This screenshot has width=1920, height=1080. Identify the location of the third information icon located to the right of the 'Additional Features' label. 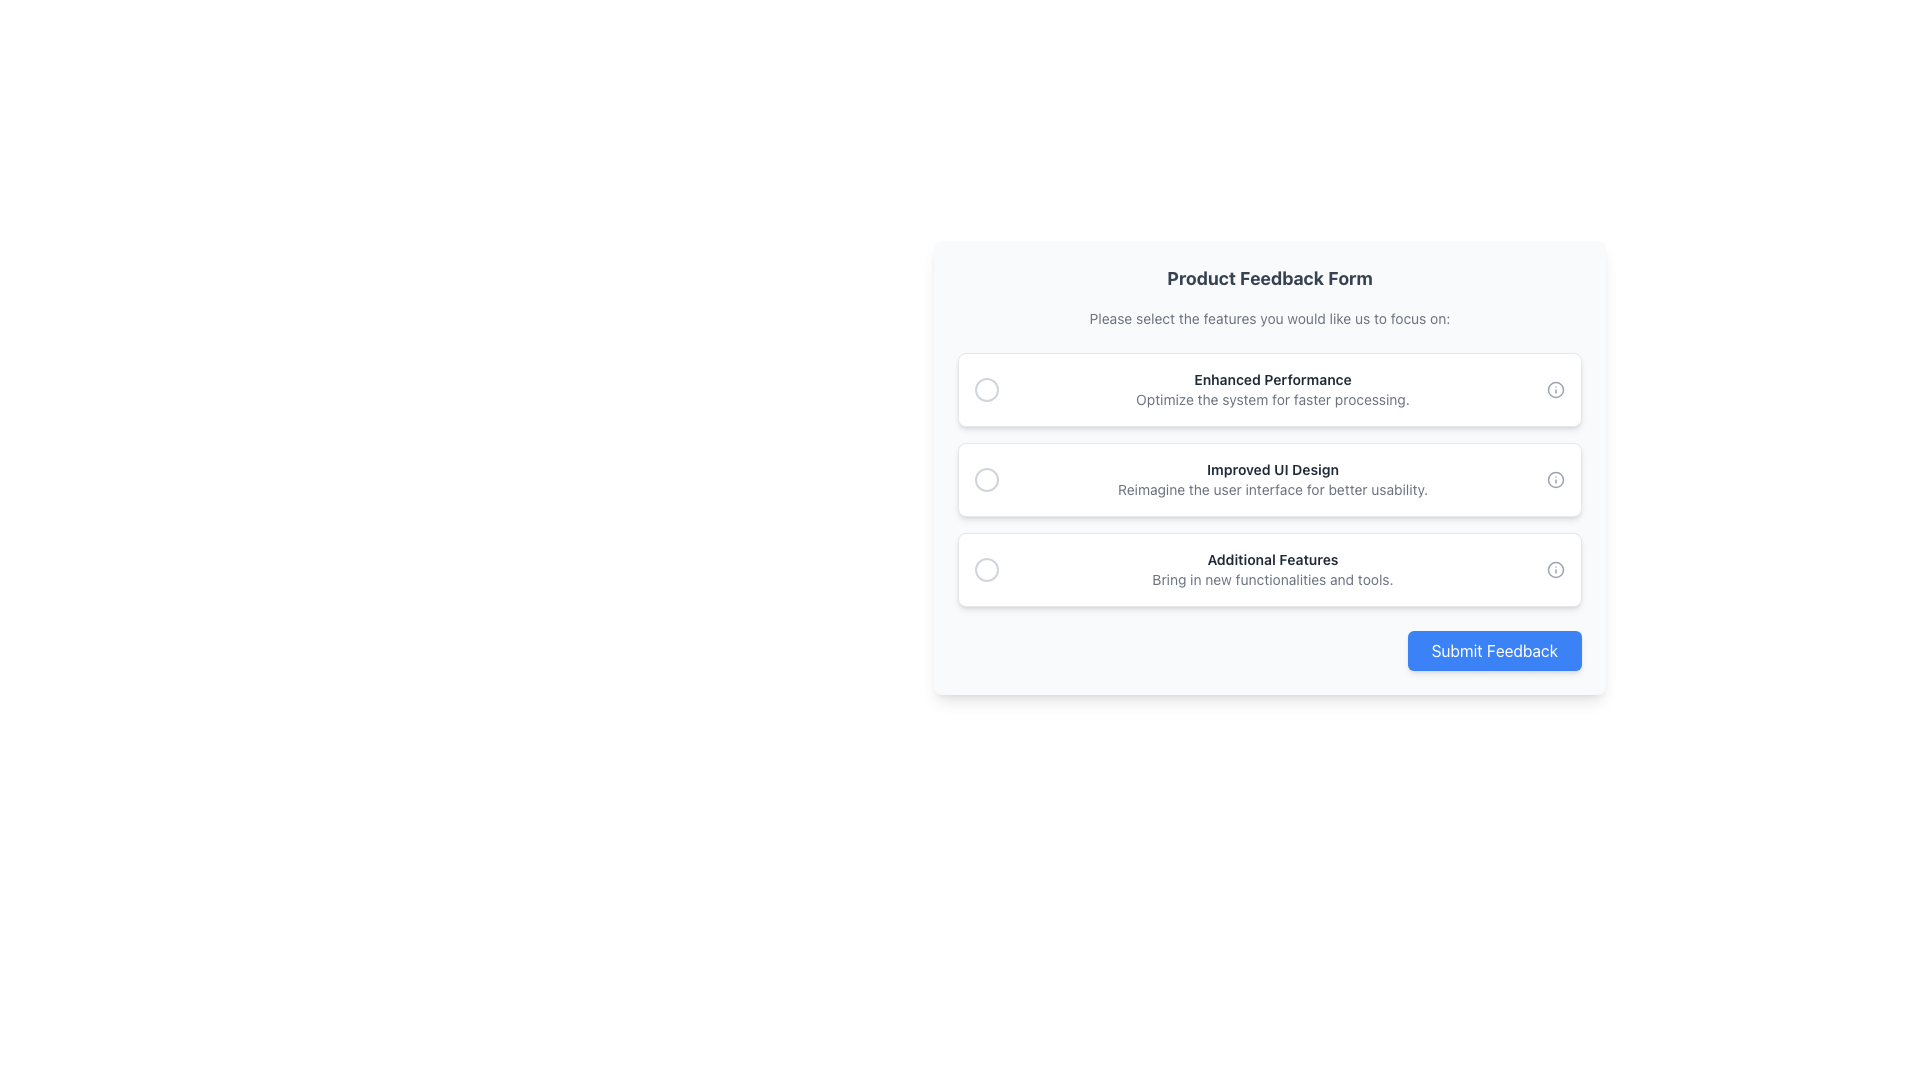
(1554, 570).